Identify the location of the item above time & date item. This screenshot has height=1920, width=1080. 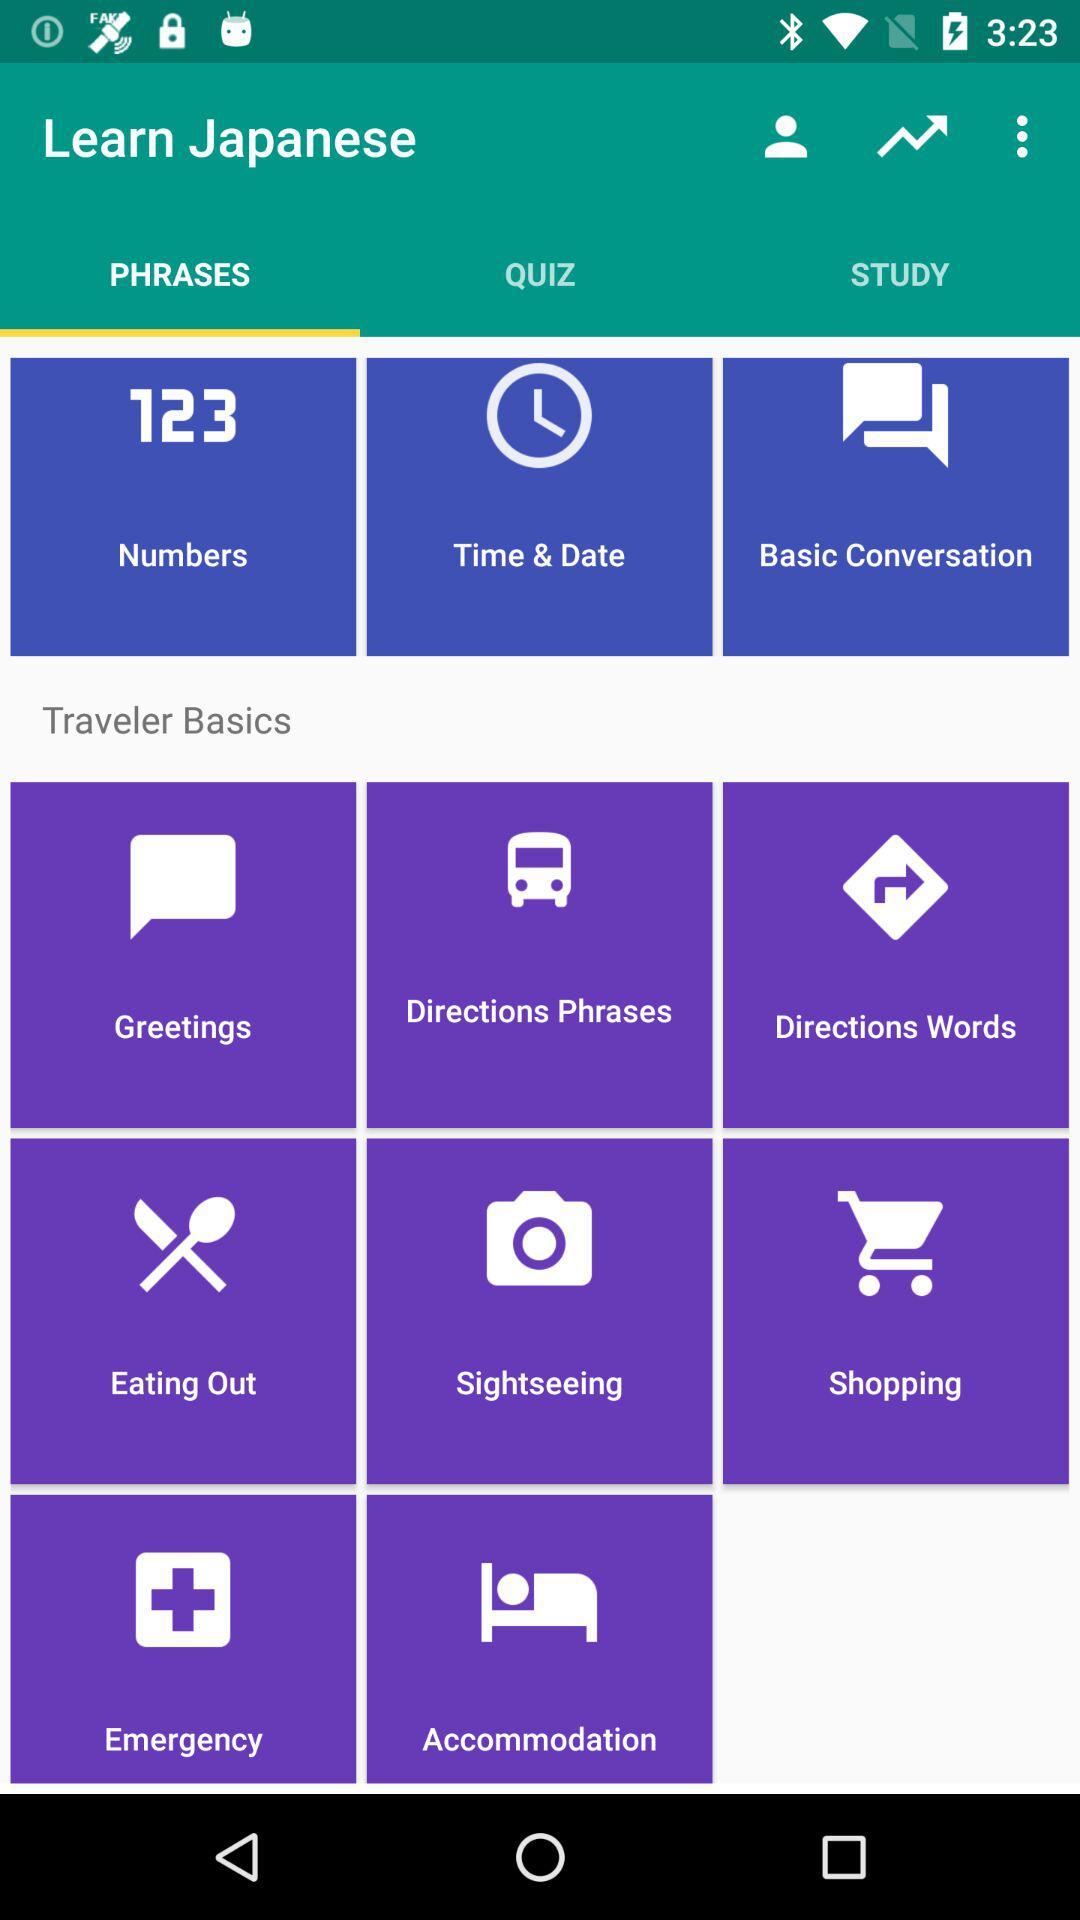
(898, 272).